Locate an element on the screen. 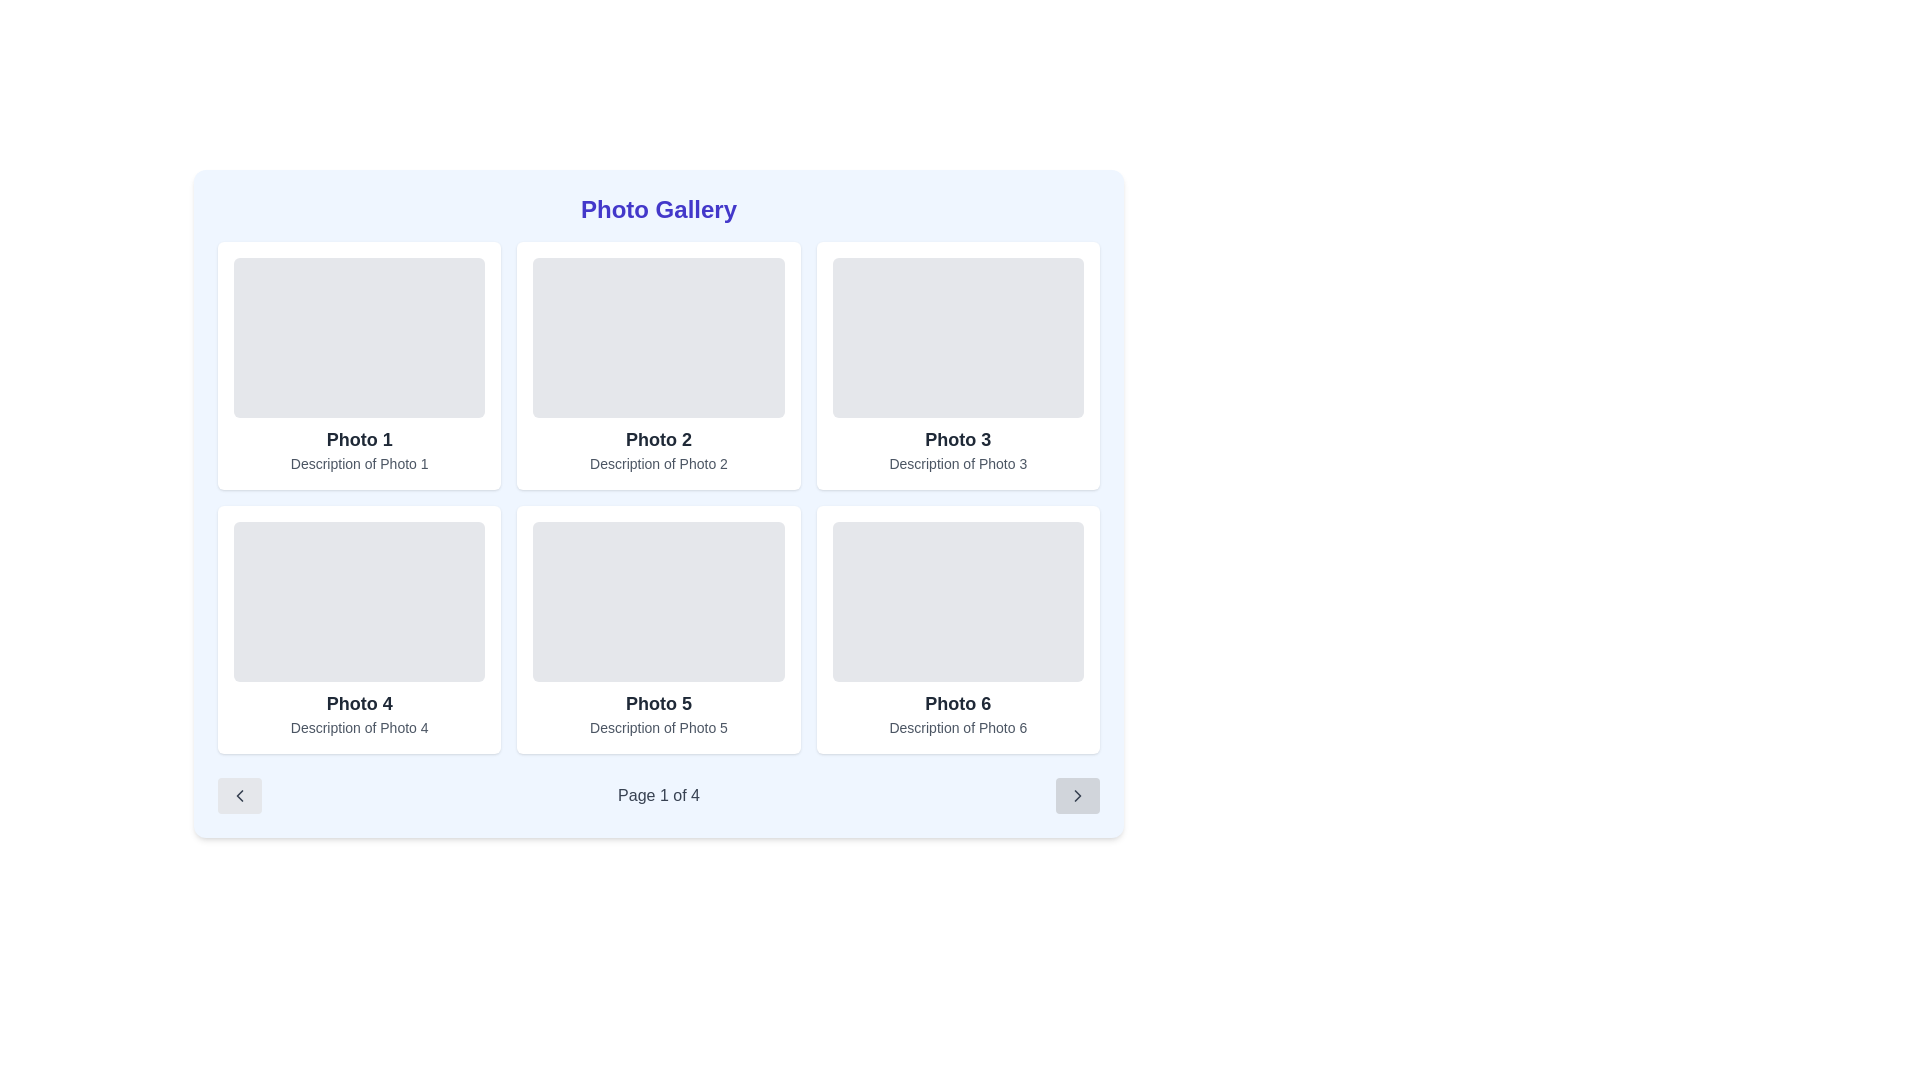  the second Card component in the first row of the photo gallery interface for accessibility purposes is located at coordinates (658, 366).